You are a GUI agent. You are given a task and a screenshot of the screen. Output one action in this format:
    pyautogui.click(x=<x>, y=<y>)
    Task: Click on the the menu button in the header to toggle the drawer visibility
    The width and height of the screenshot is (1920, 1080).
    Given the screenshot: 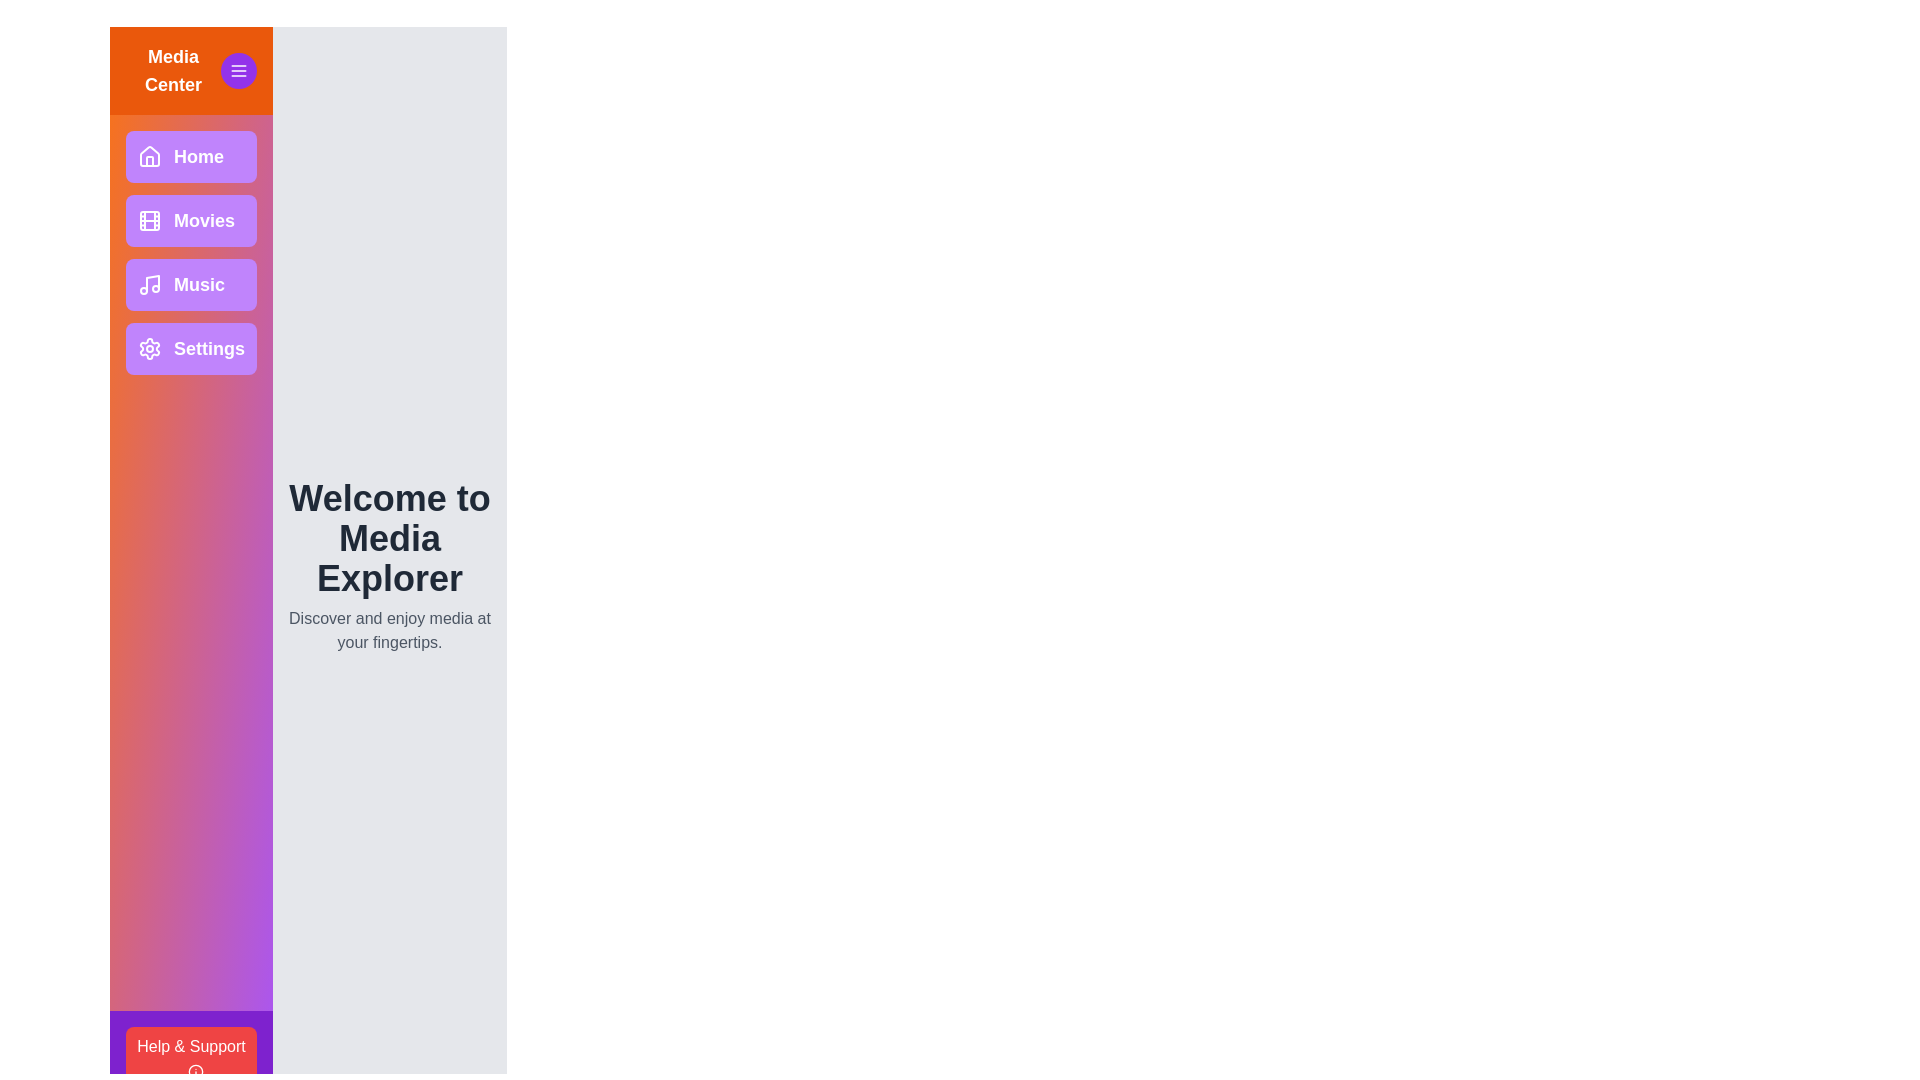 What is the action you would take?
    pyautogui.click(x=239, y=69)
    